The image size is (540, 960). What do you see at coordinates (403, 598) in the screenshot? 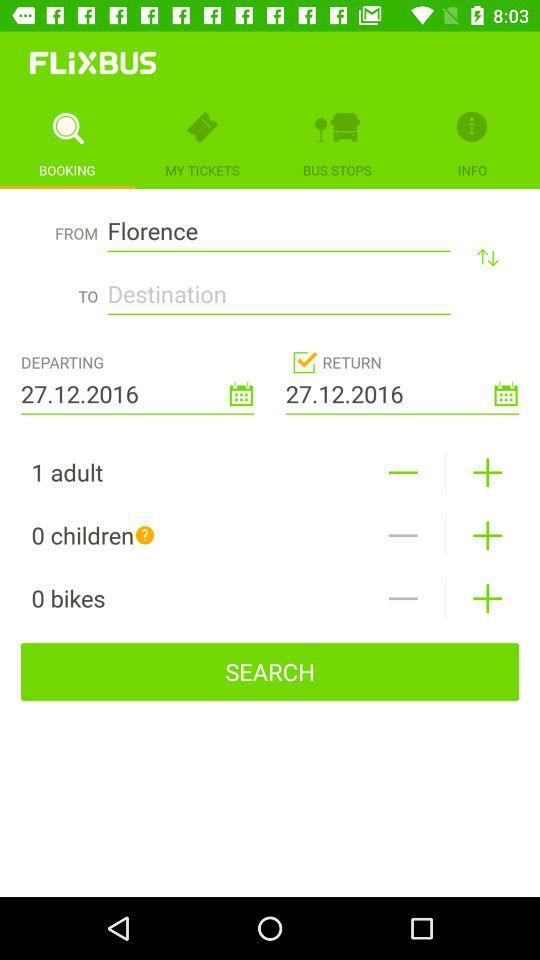
I see `lower number of bikes` at bounding box center [403, 598].